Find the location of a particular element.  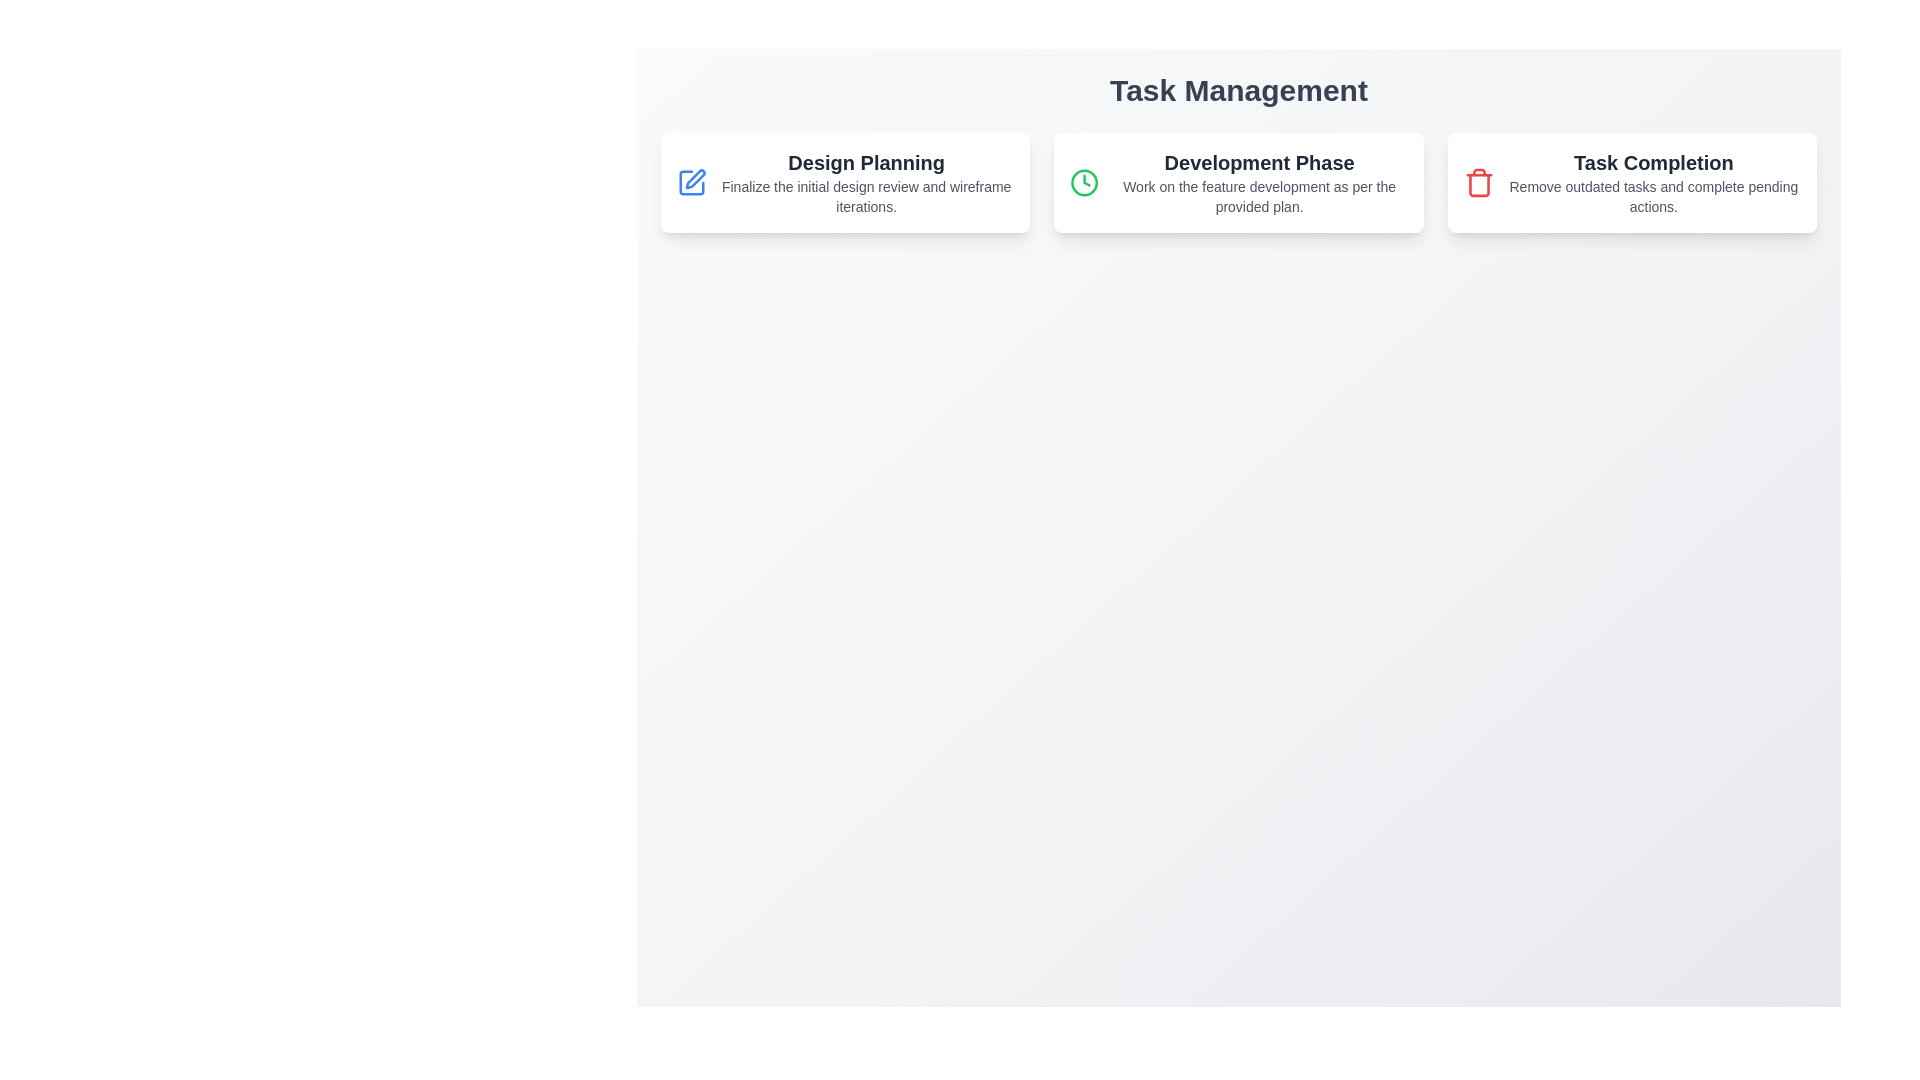

the 'Development Phase' heading which is displayed in a bold and large font style with a dark gray color, positioned centrally within its card above the descriptive text is located at coordinates (1258, 161).